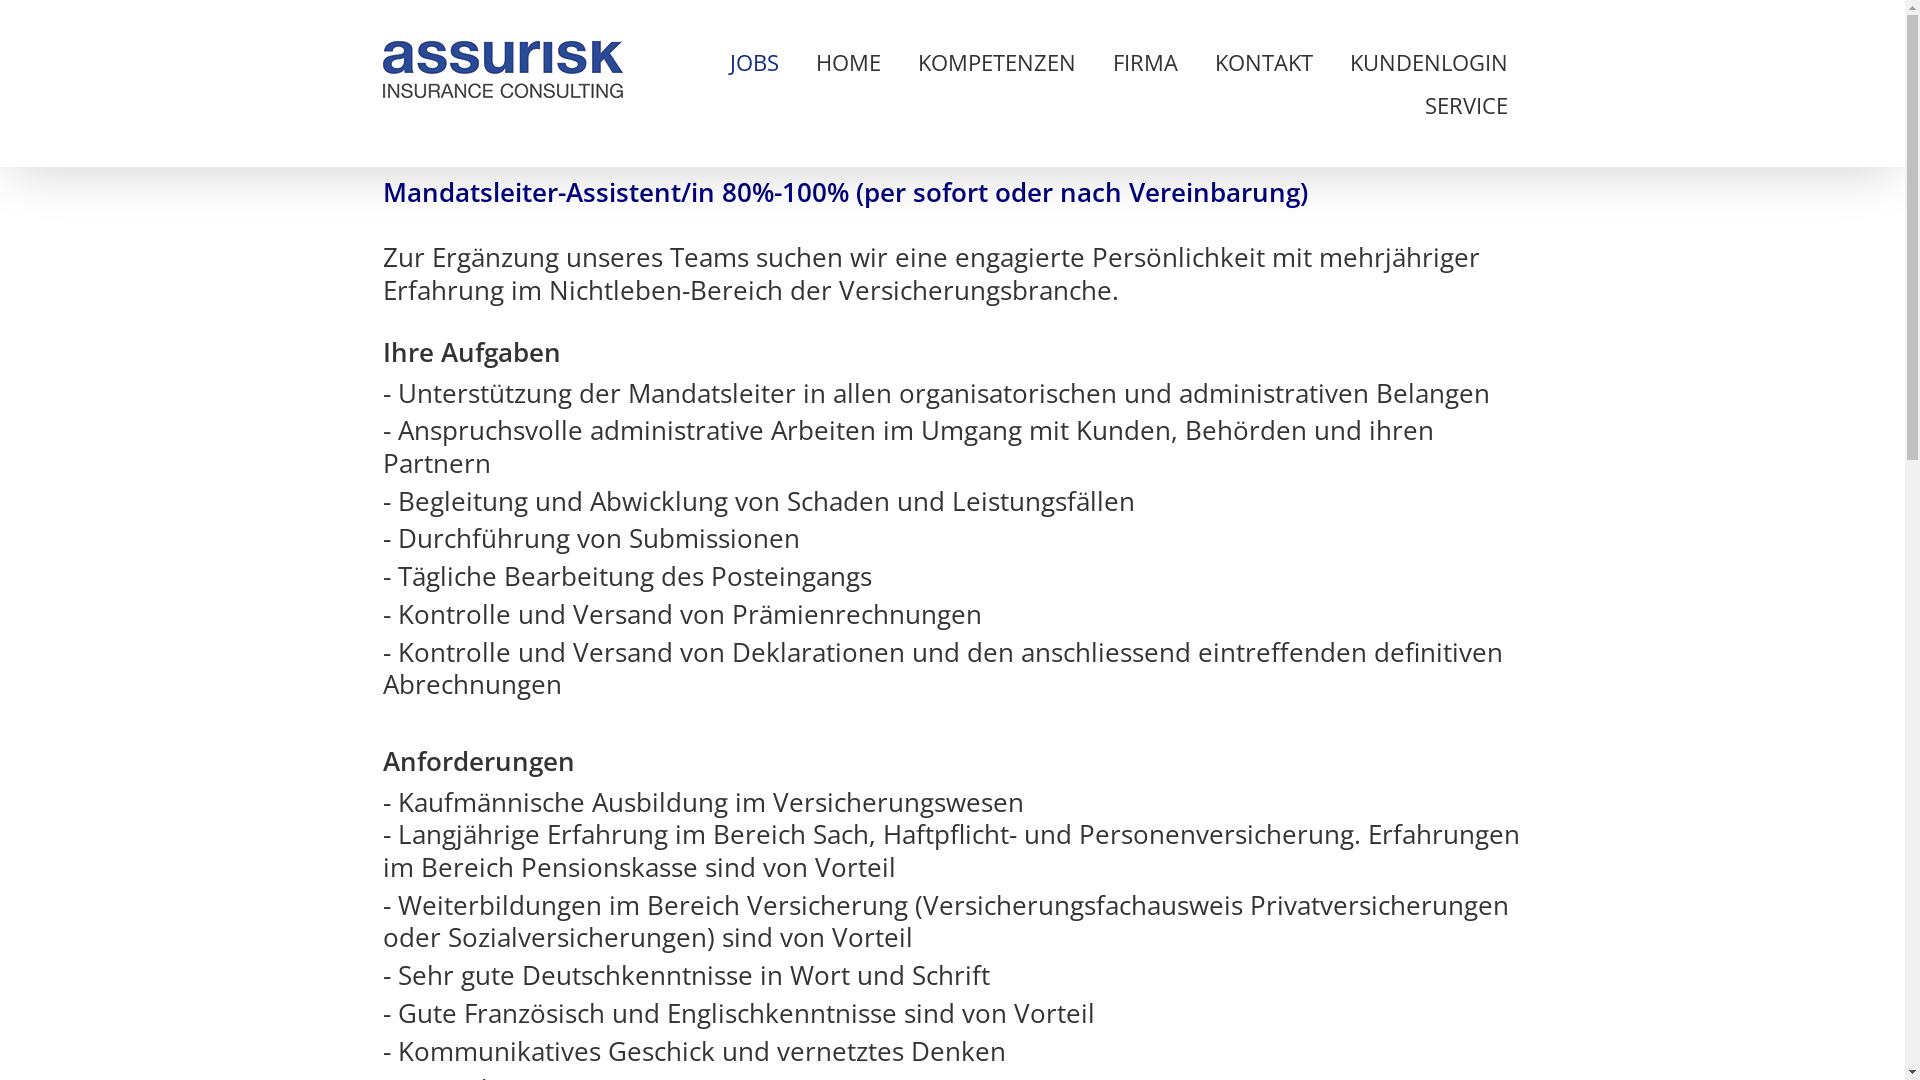  What do you see at coordinates (1145, 61) in the screenshot?
I see `'FIRMA'` at bounding box center [1145, 61].